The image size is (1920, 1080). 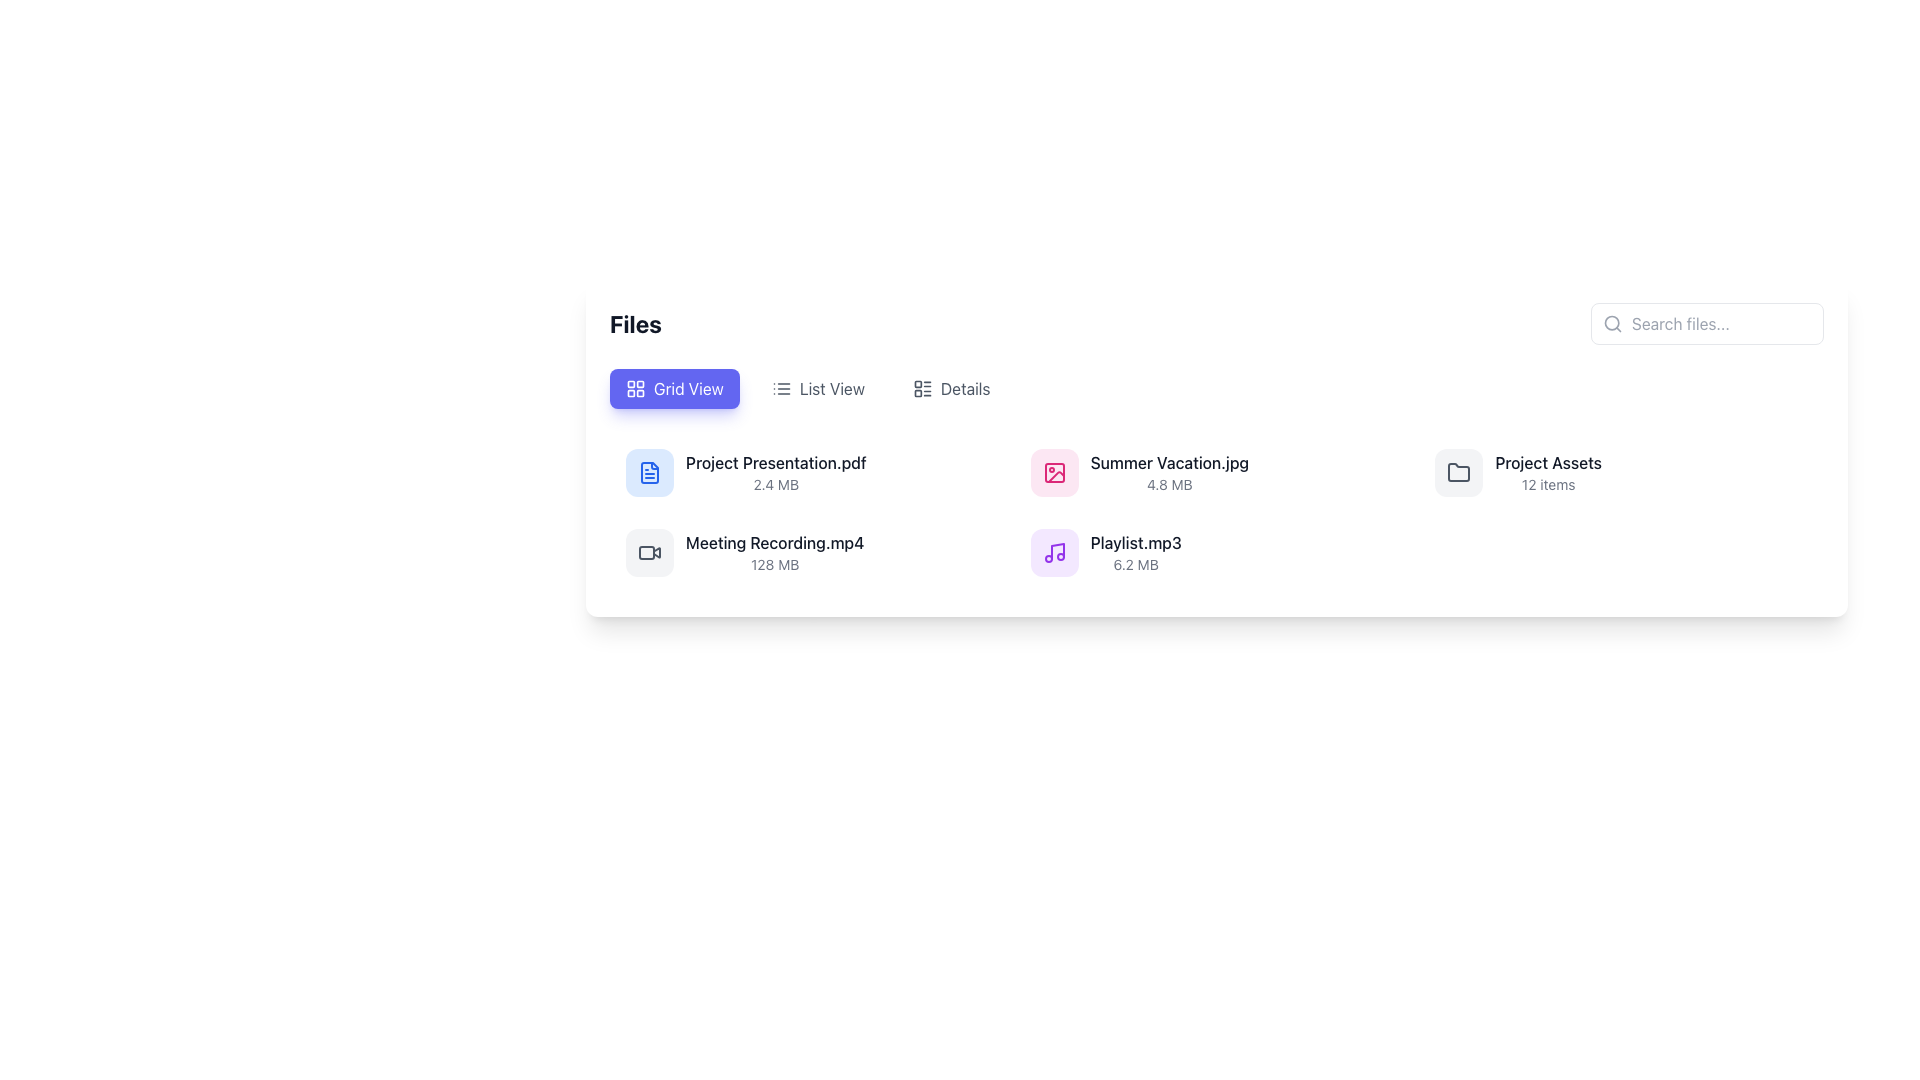 What do you see at coordinates (744, 552) in the screenshot?
I see `the video file entry located` at bounding box center [744, 552].